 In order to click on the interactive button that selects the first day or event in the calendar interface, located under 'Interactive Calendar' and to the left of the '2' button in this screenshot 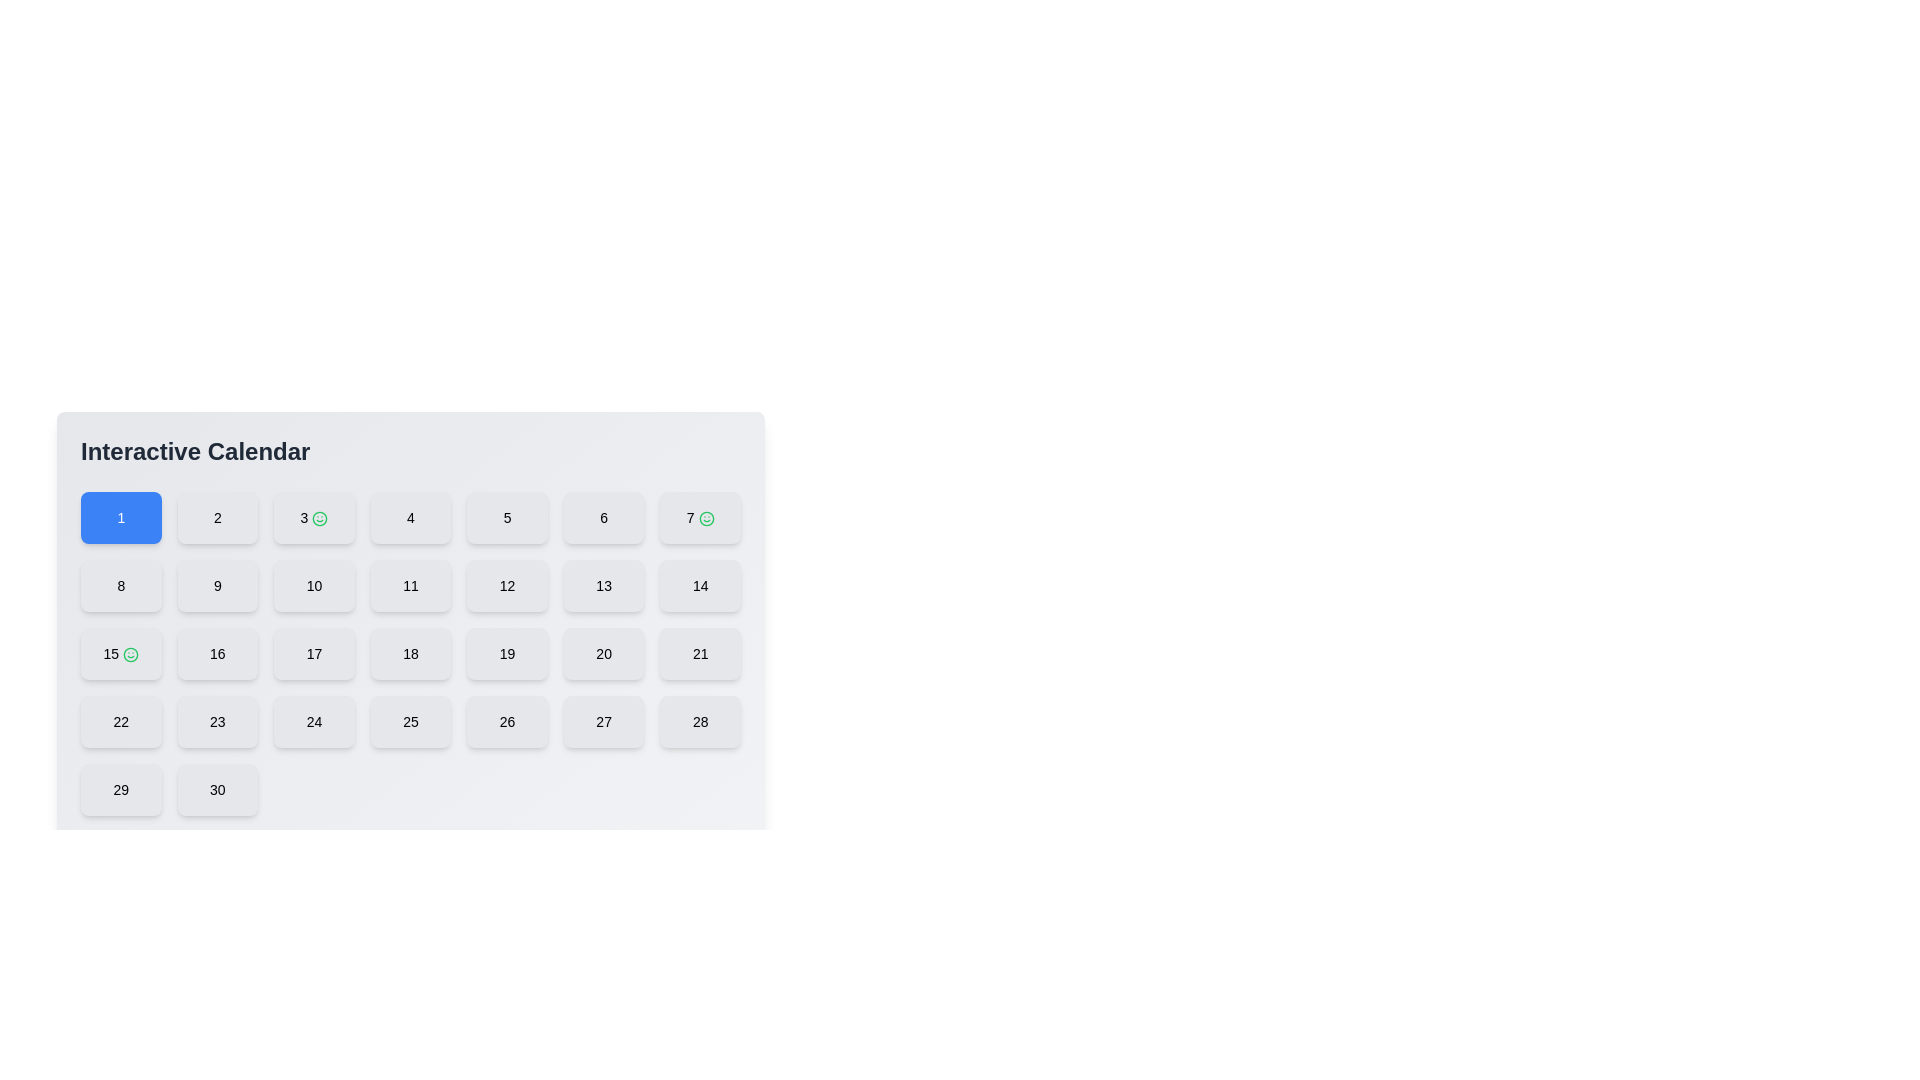, I will do `click(120, 516)`.